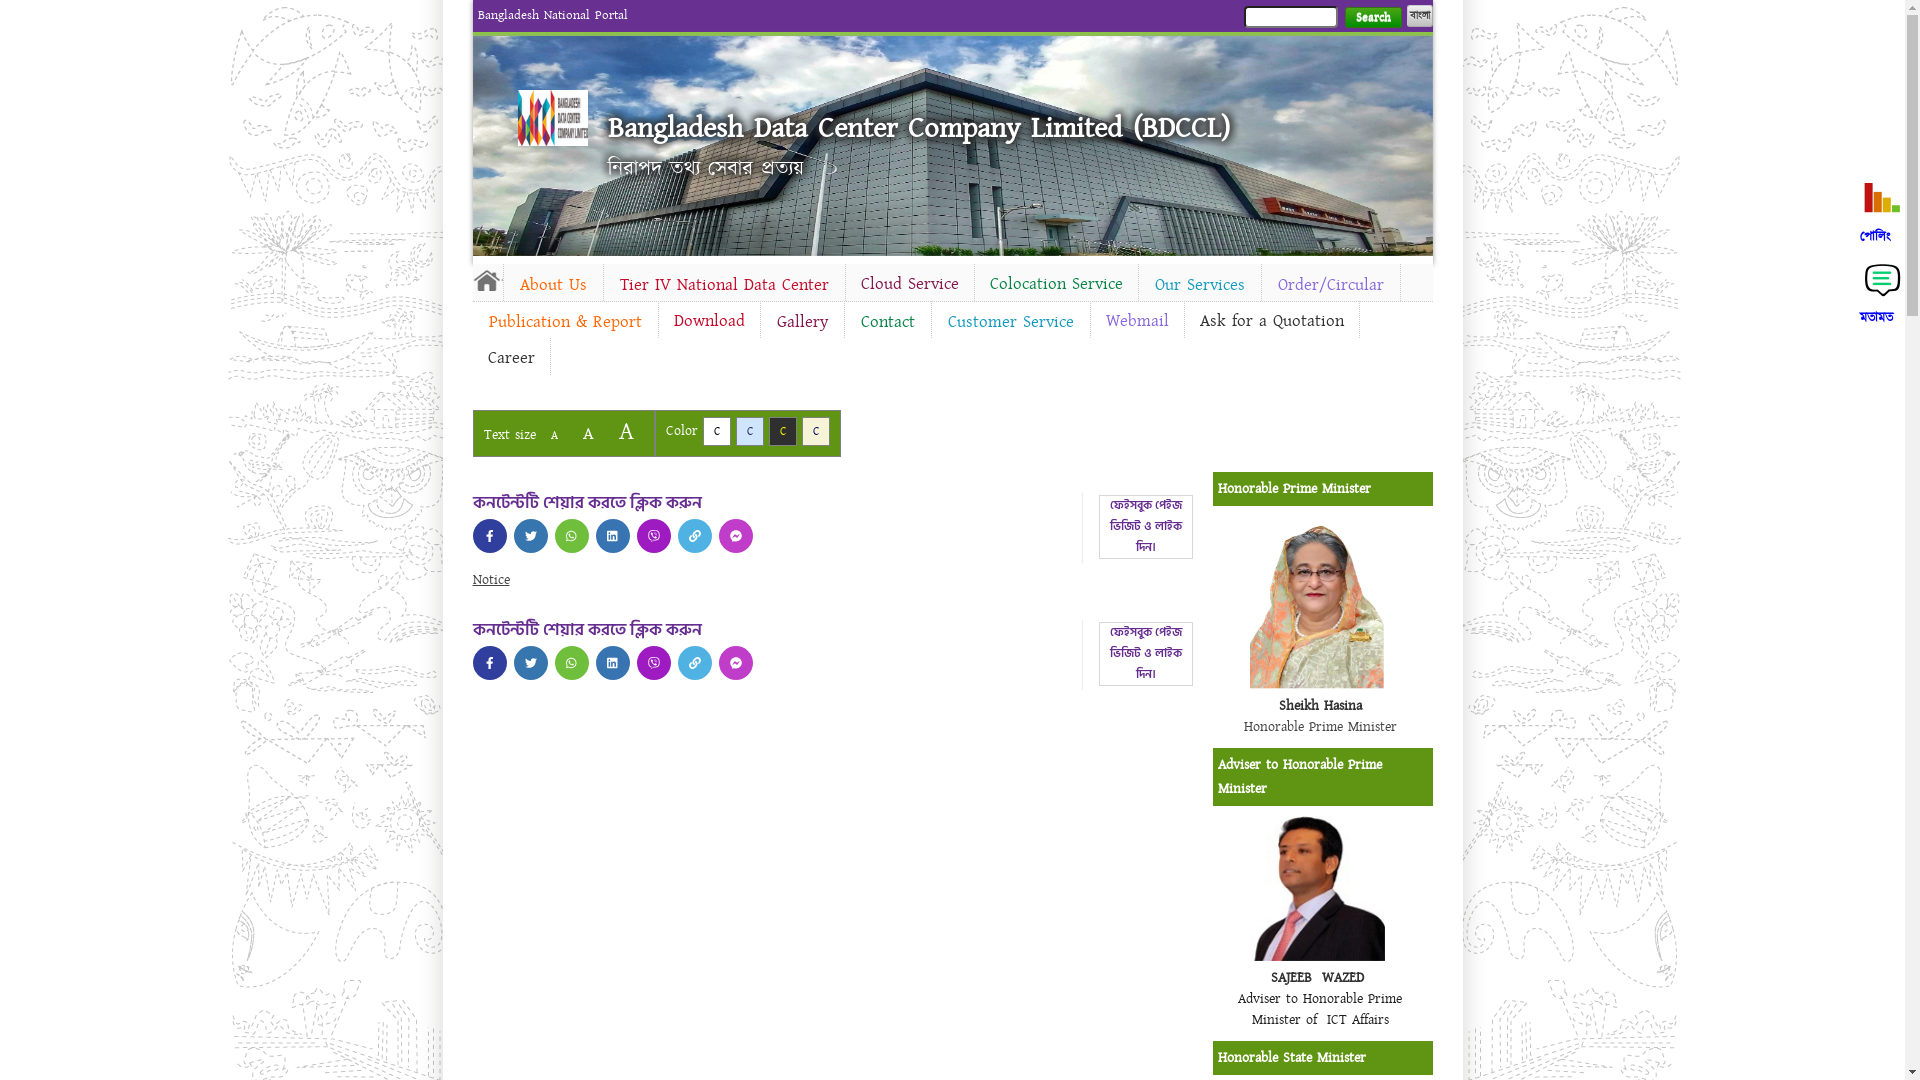 The image size is (1920, 1080). I want to click on 'About Us', so click(504, 285).